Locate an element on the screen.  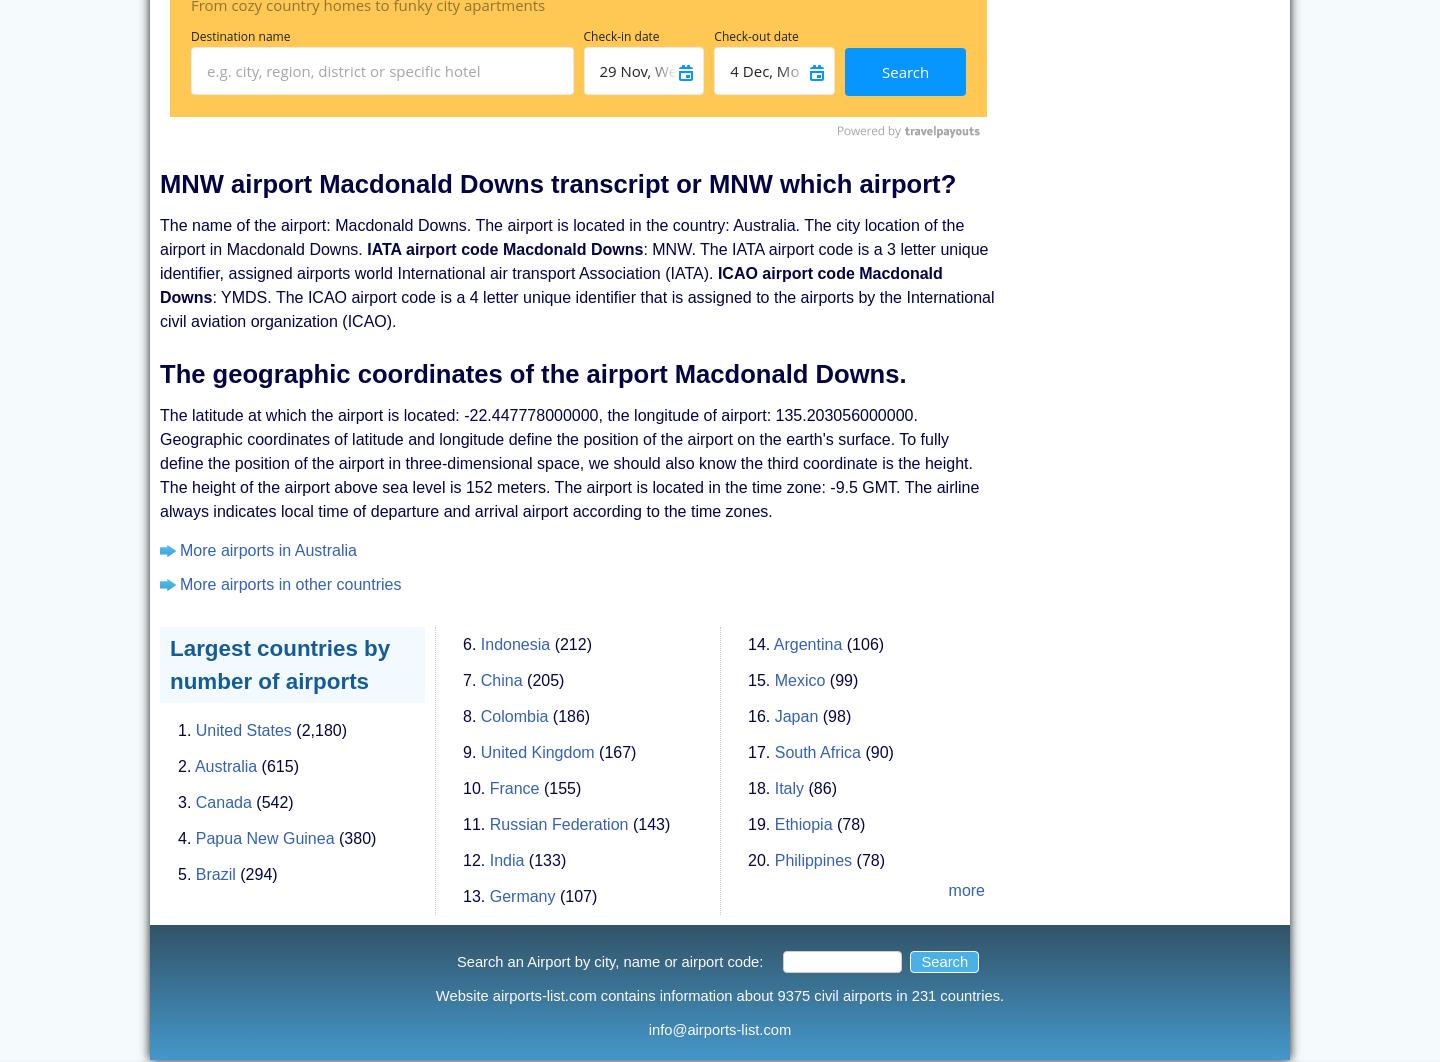
'Australia' is located at coordinates (225, 766).